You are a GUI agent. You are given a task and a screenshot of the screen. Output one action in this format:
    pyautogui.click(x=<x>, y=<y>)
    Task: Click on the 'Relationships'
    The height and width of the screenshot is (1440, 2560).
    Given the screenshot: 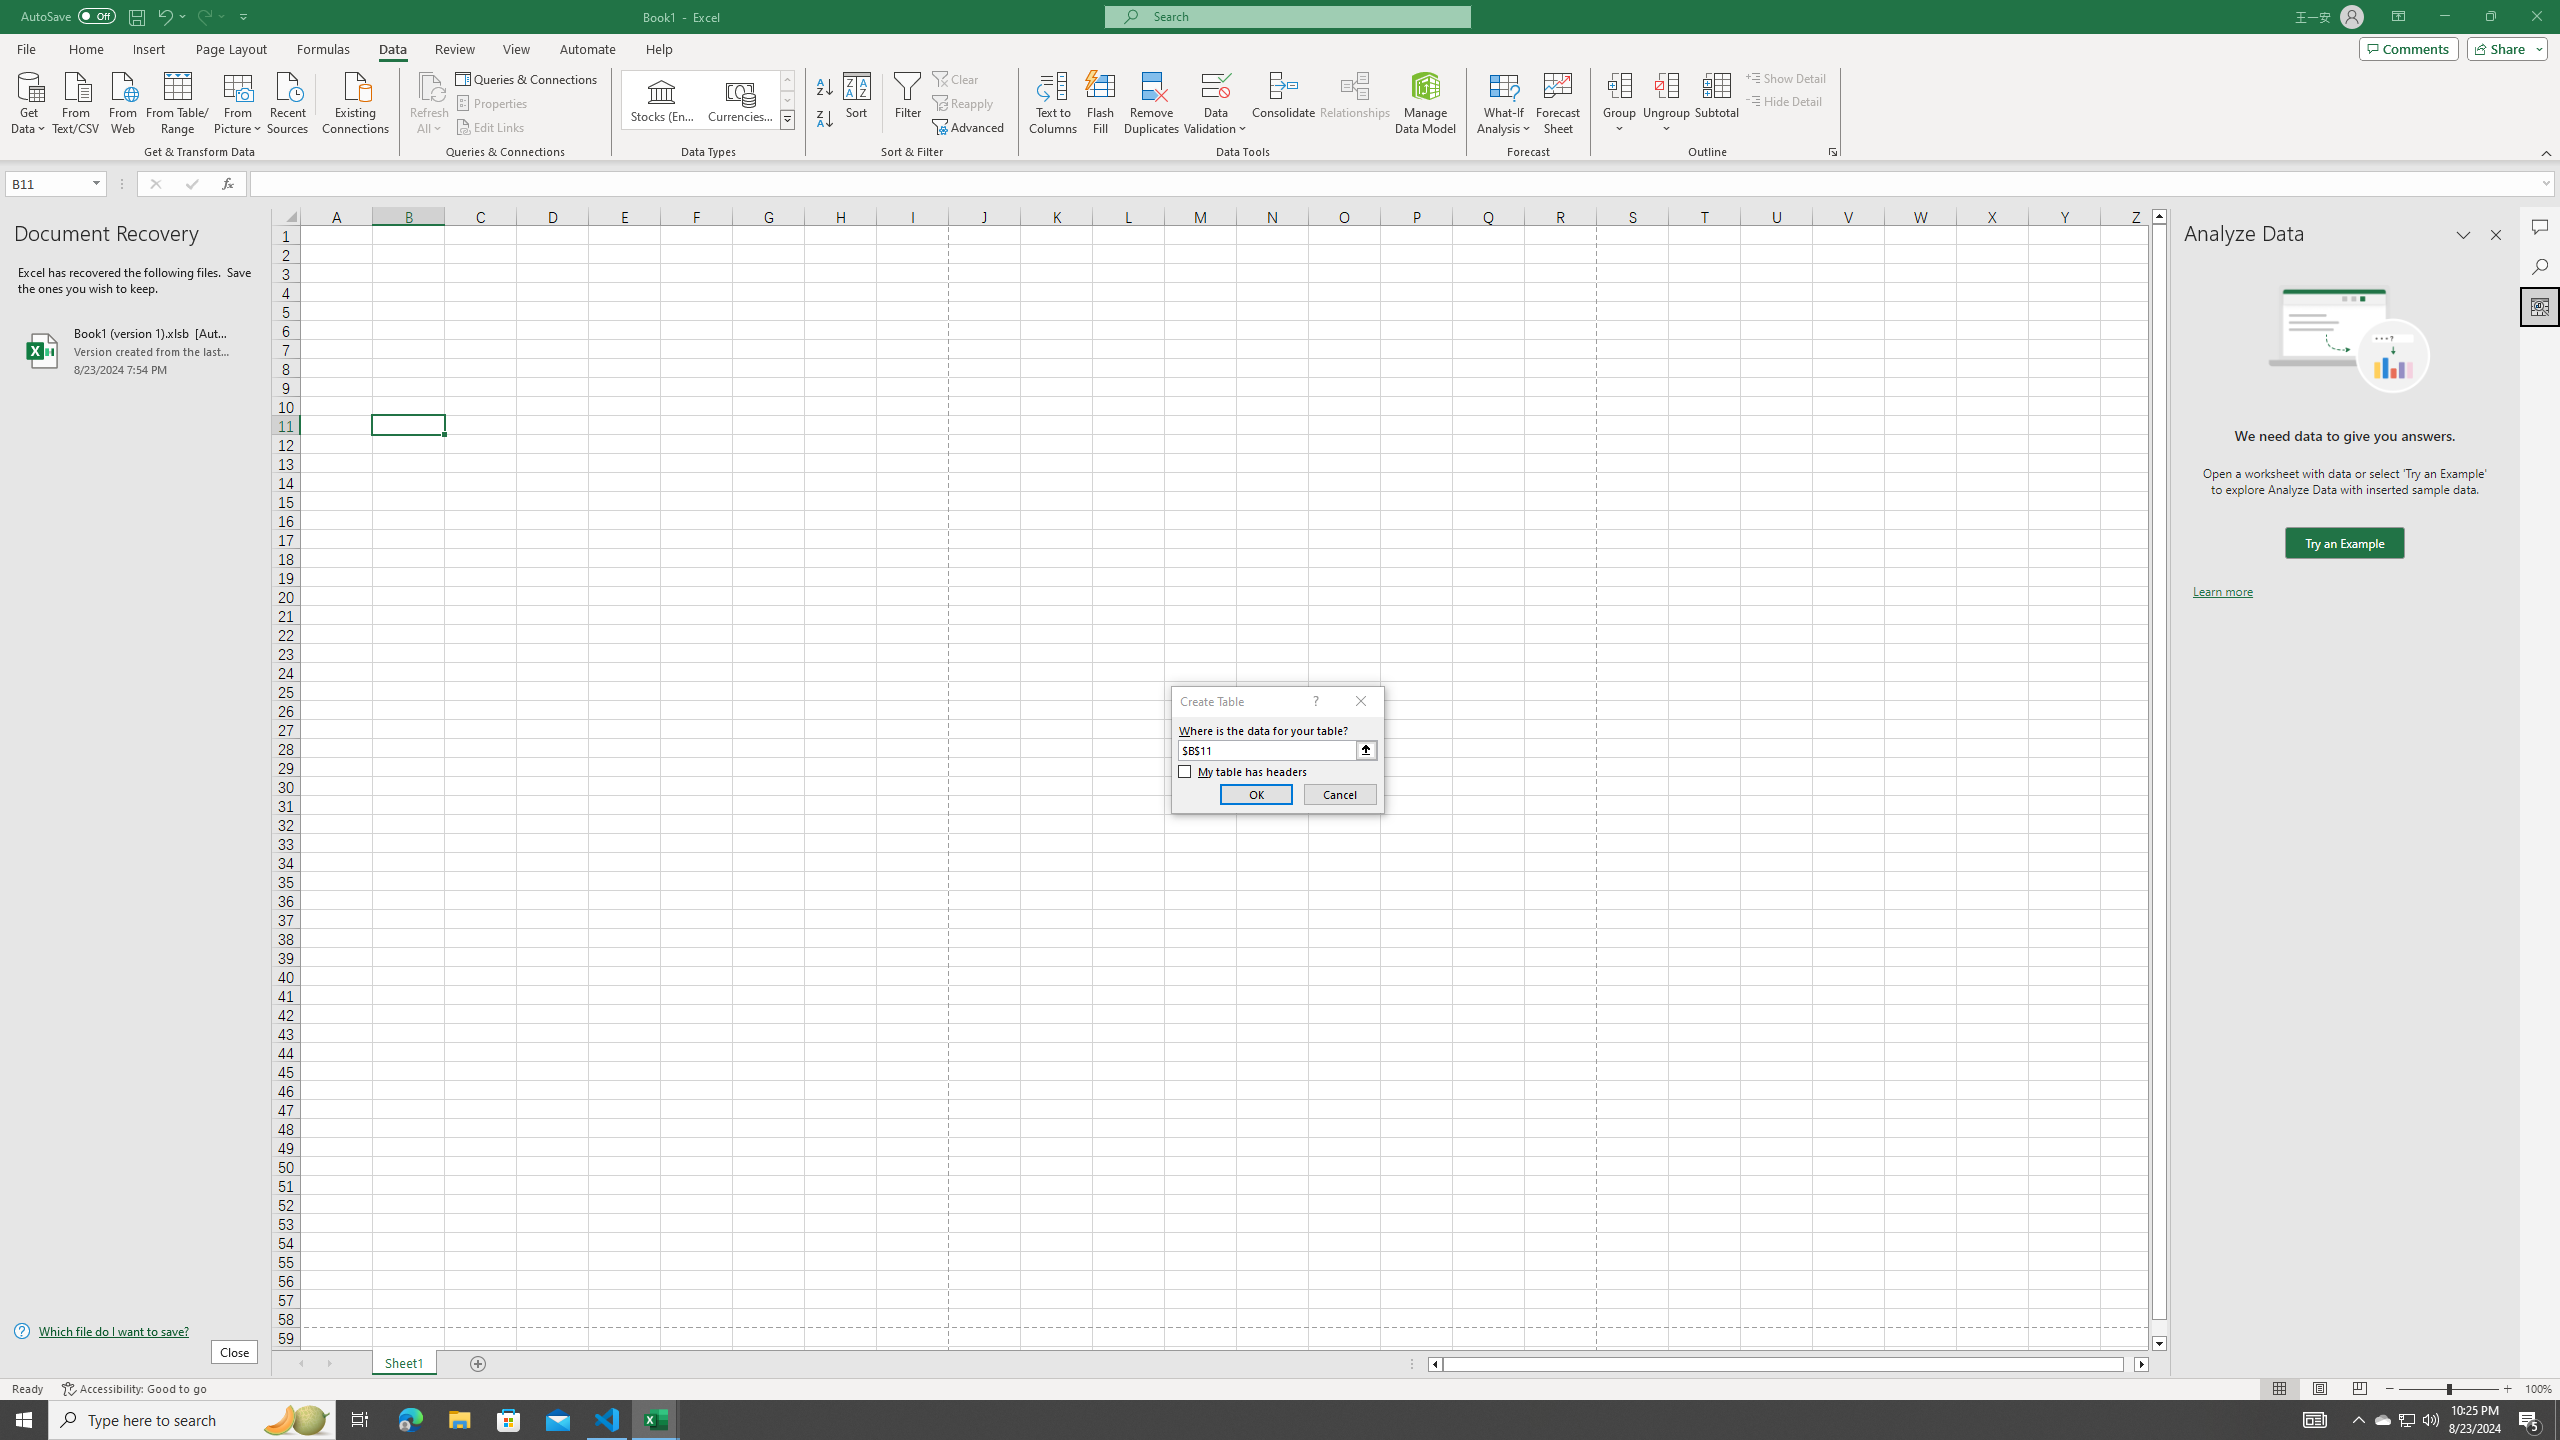 What is the action you would take?
    pyautogui.click(x=1354, y=103)
    